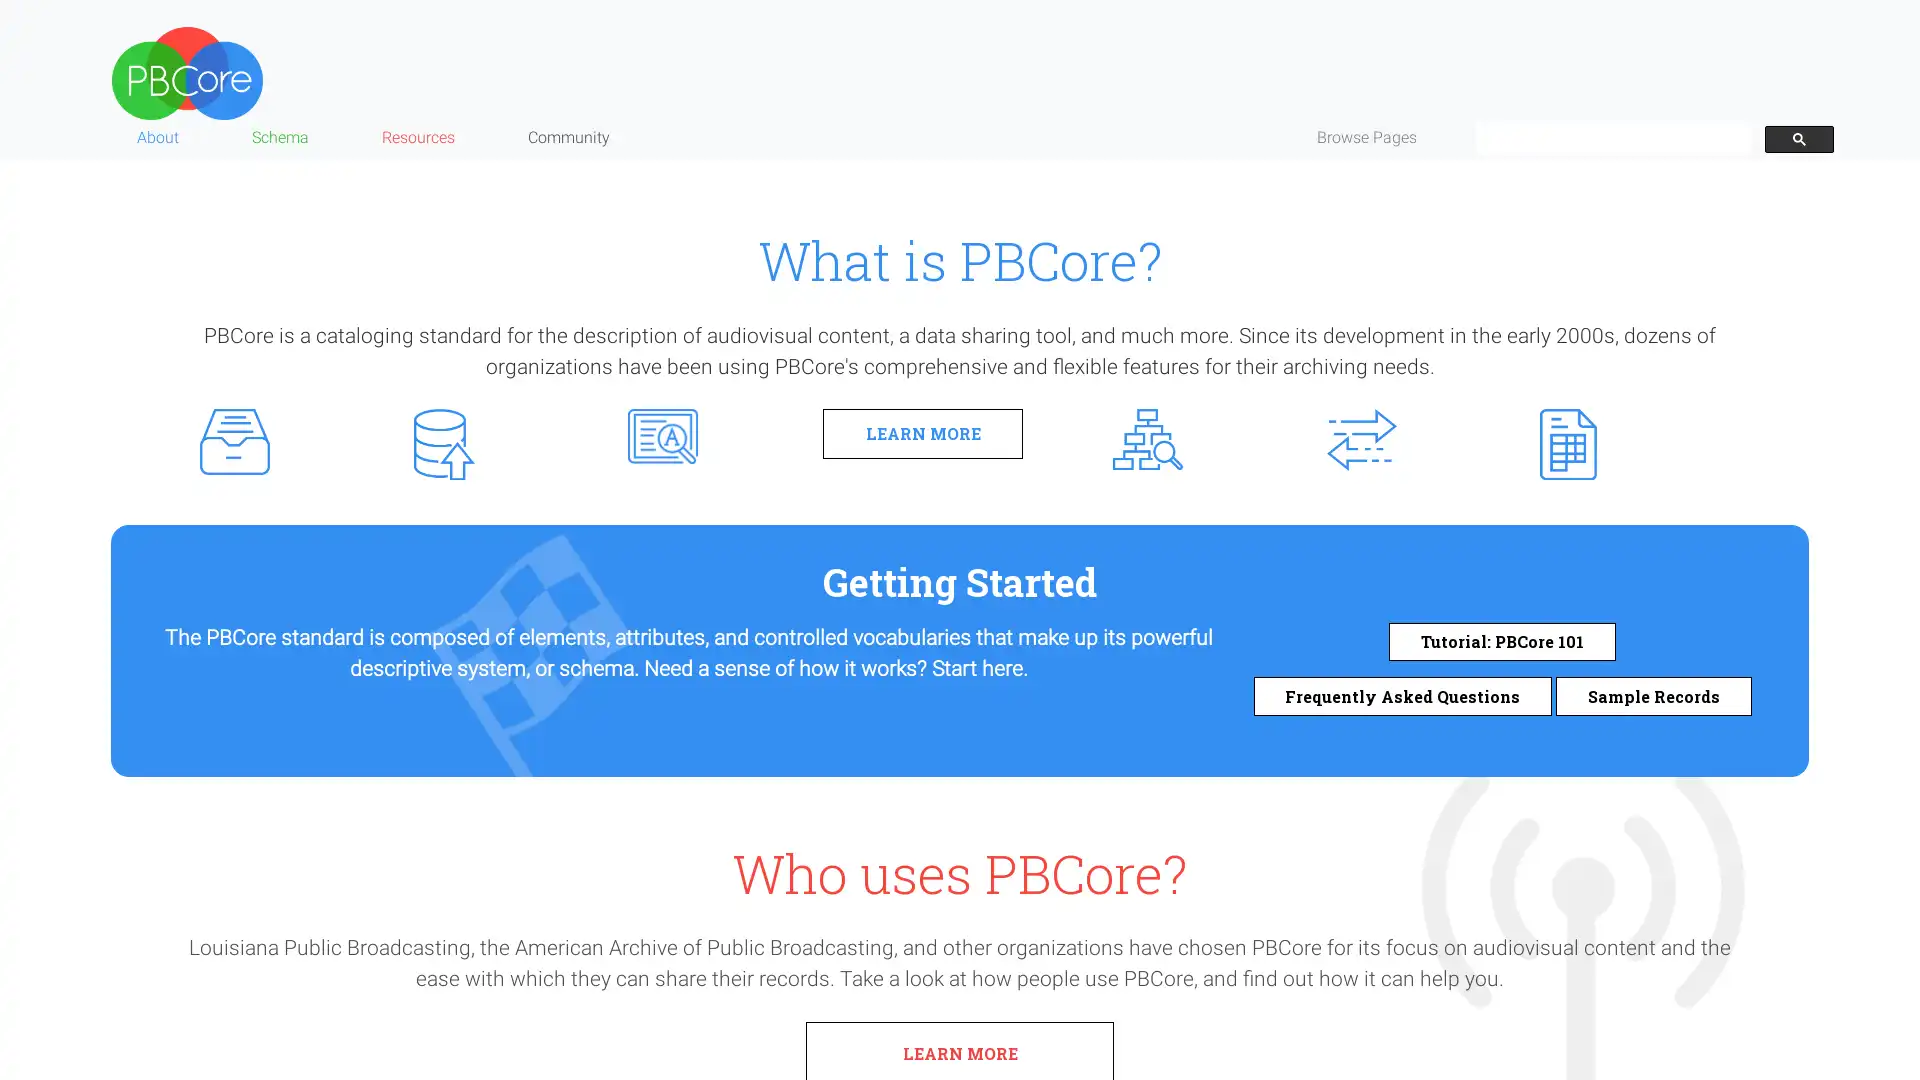 The width and height of the screenshot is (1920, 1080). What do you see at coordinates (921, 433) in the screenshot?
I see `LEARN MORE` at bounding box center [921, 433].